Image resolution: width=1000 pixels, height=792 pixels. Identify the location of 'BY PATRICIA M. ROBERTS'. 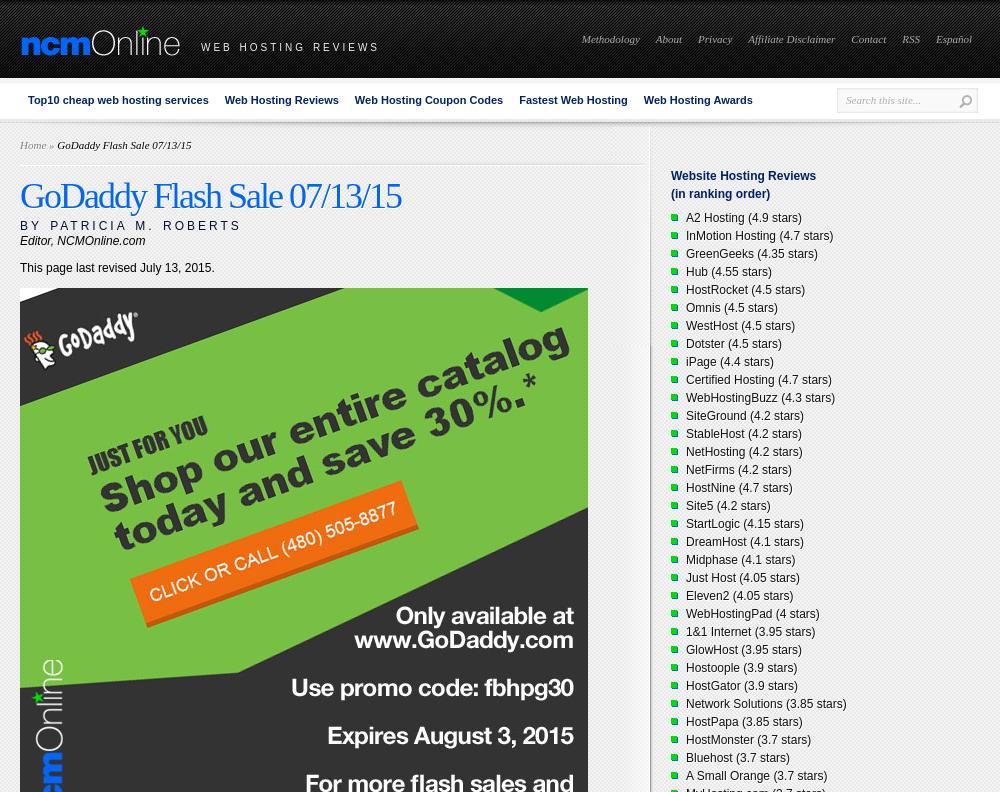
(130, 225).